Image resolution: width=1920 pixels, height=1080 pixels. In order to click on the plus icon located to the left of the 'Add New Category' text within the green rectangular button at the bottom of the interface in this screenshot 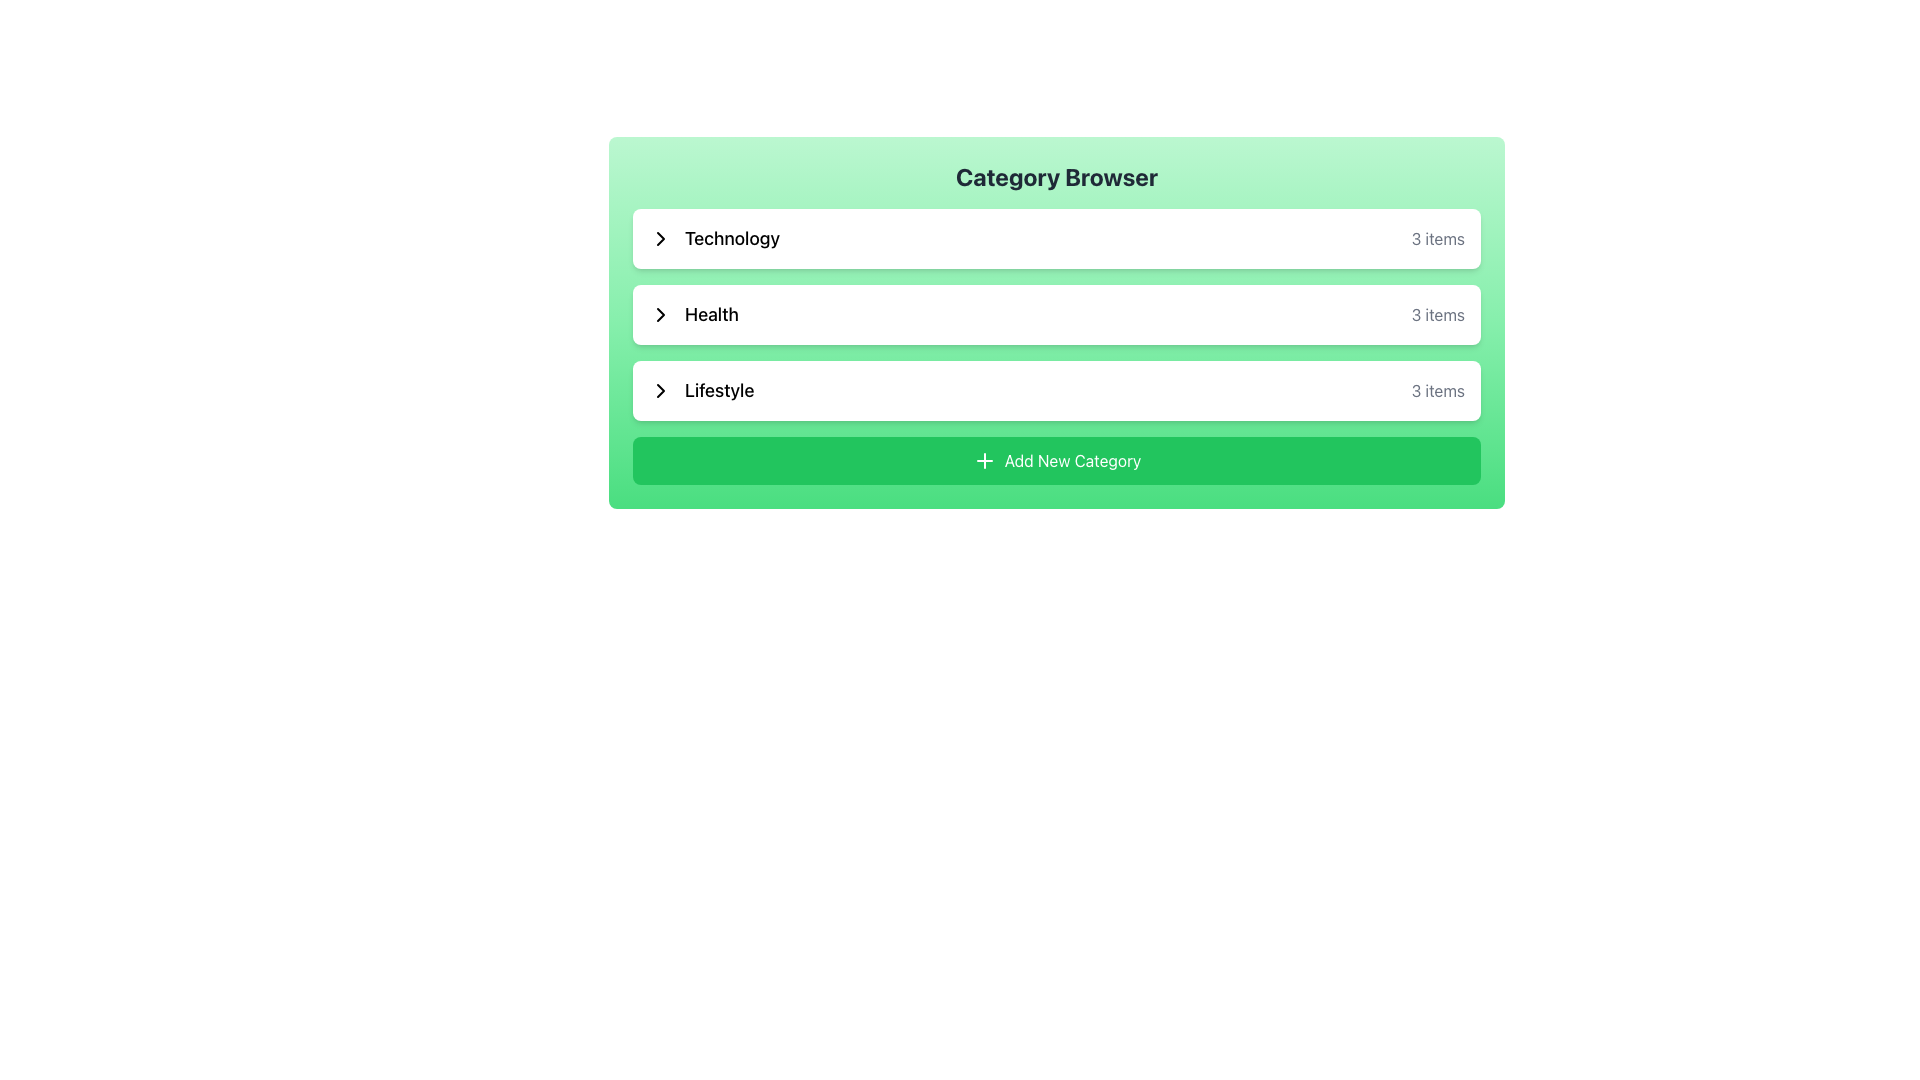, I will do `click(984, 461)`.